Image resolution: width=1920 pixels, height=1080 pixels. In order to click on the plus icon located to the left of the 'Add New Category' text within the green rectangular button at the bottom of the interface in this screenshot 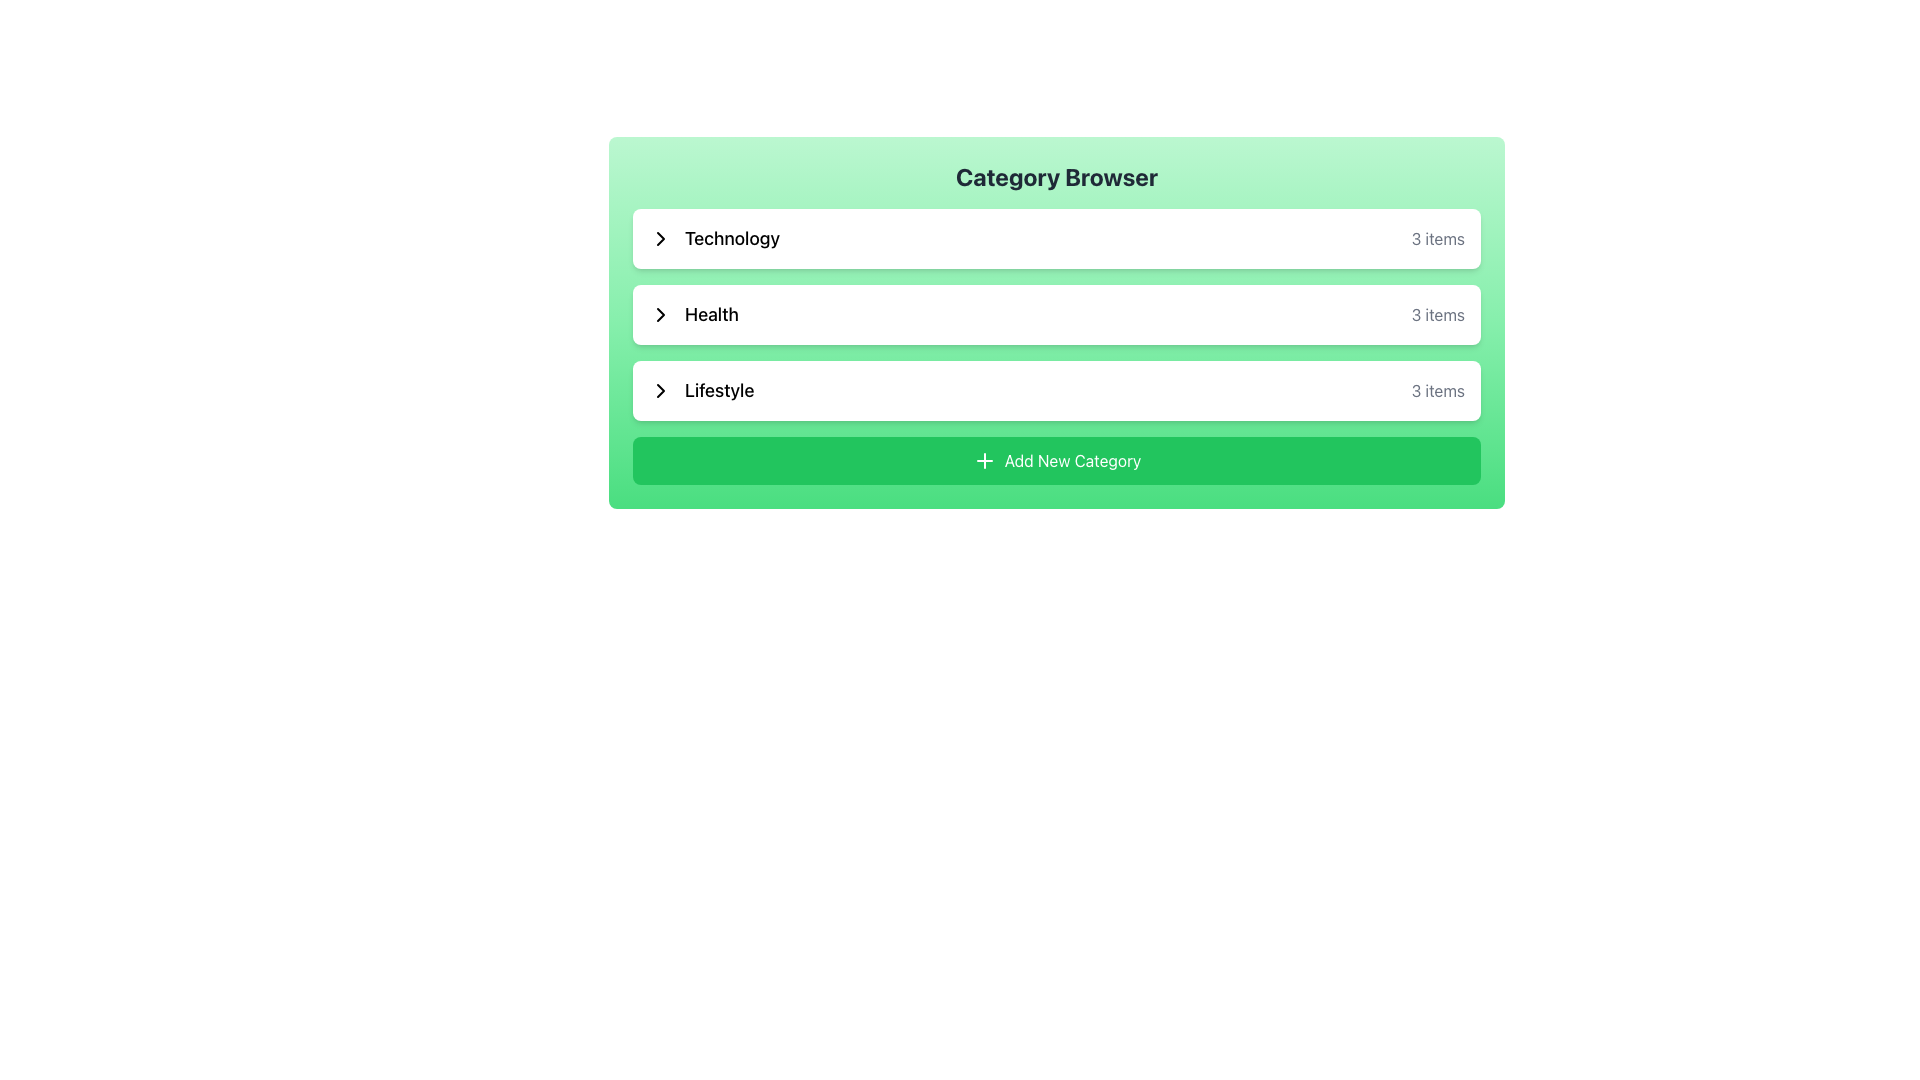, I will do `click(984, 461)`.